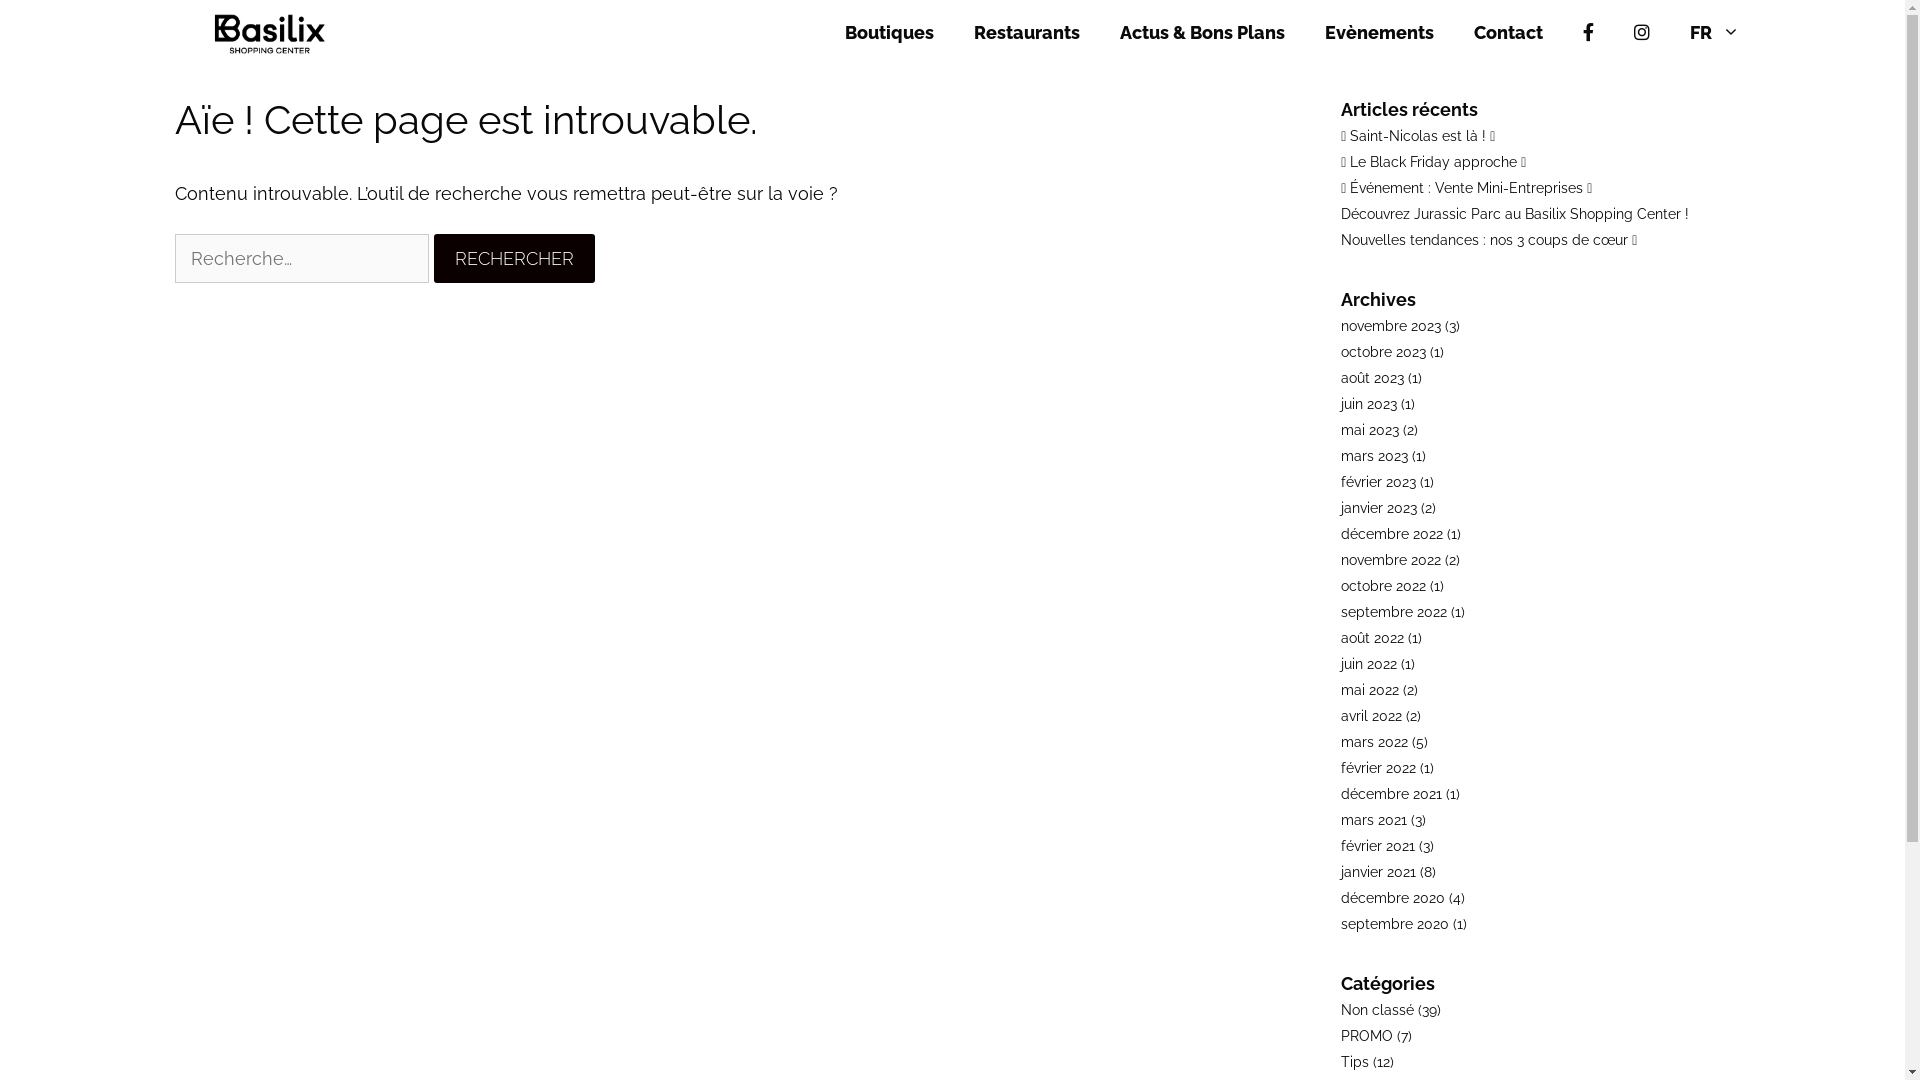 Image resolution: width=1920 pixels, height=1080 pixels. What do you see at coordinates (1368, 689) in the screenshot?
I see `'mai 2022'` at bounding box center [1368, 689].